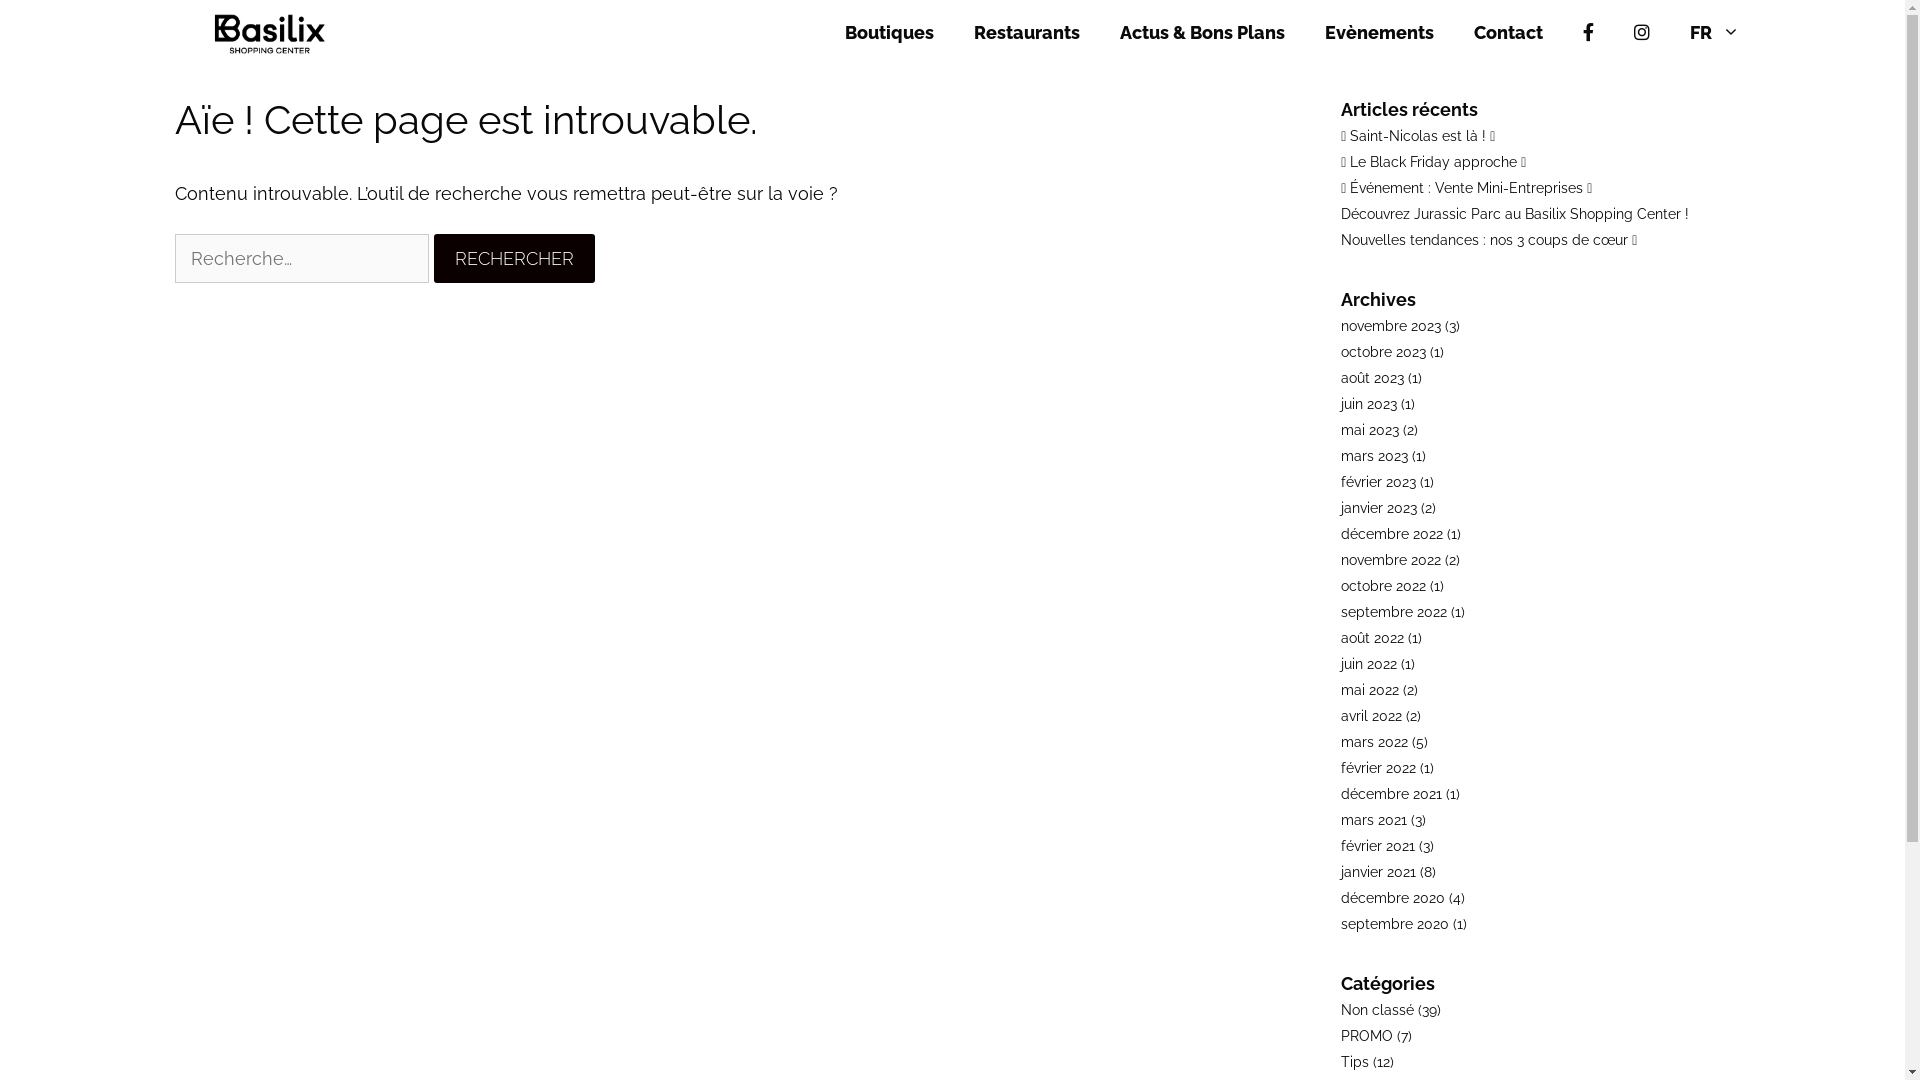 Image resolution: width=1920 pixels, height=1080 pixels. What do you see at coordinates (1368, 689) in the screenshot?
I see `'mai 2022'` at bounding box center [1368, 689].